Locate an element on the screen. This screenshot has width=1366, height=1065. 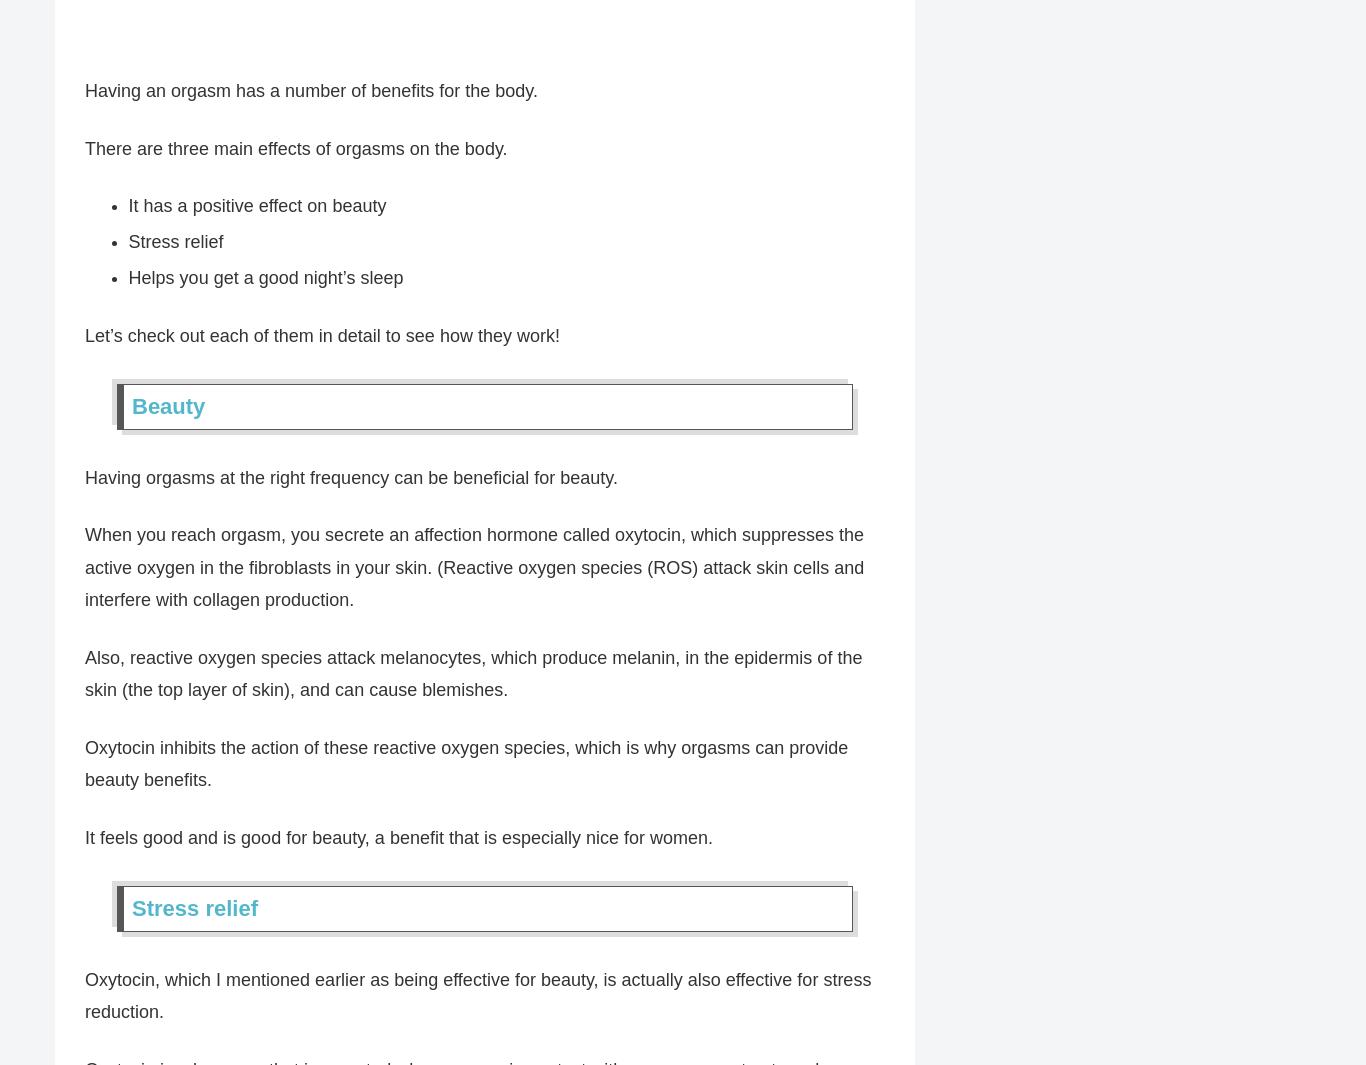
'Oxytocin, which I mentioned earlier as being effective for beauty, is actually also effective for stress reduction.' is located at coordinates (477, 997).